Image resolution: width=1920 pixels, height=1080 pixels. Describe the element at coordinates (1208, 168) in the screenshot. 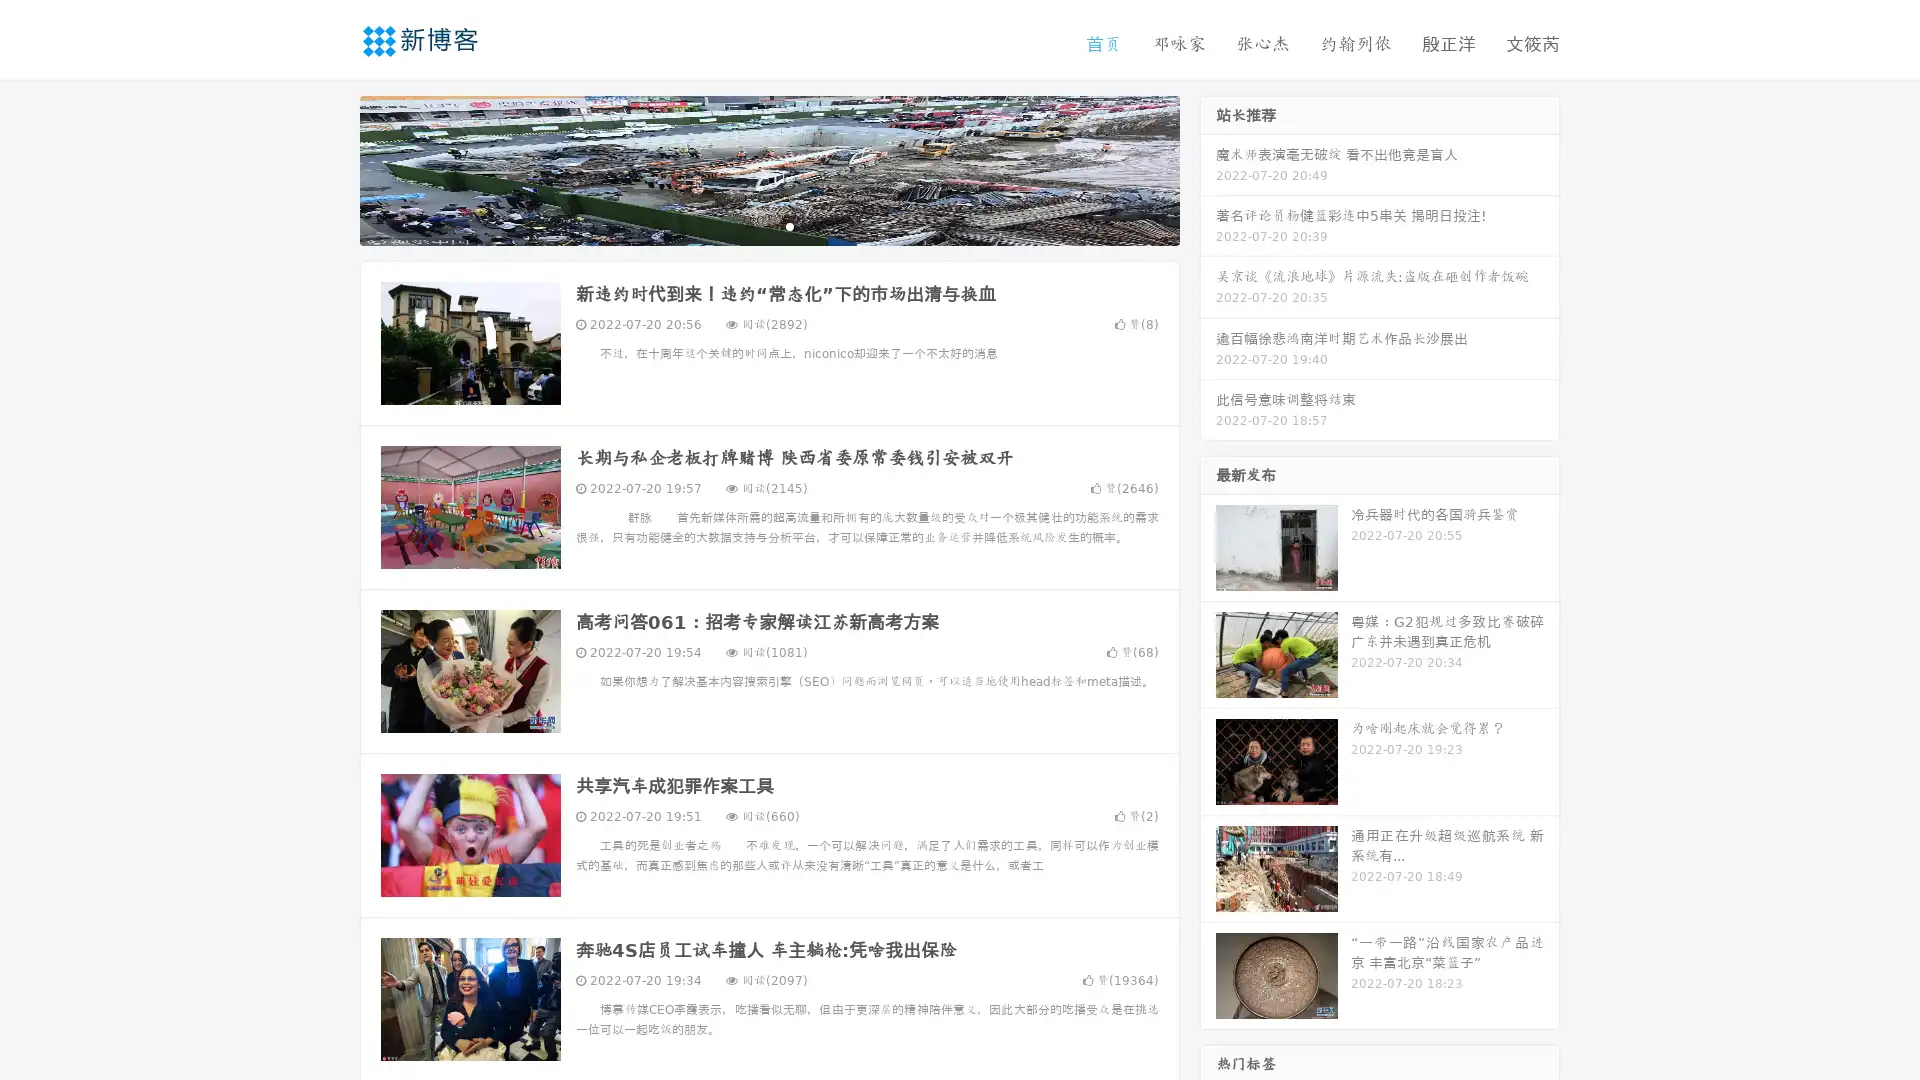

I see `Next slide` at that location.